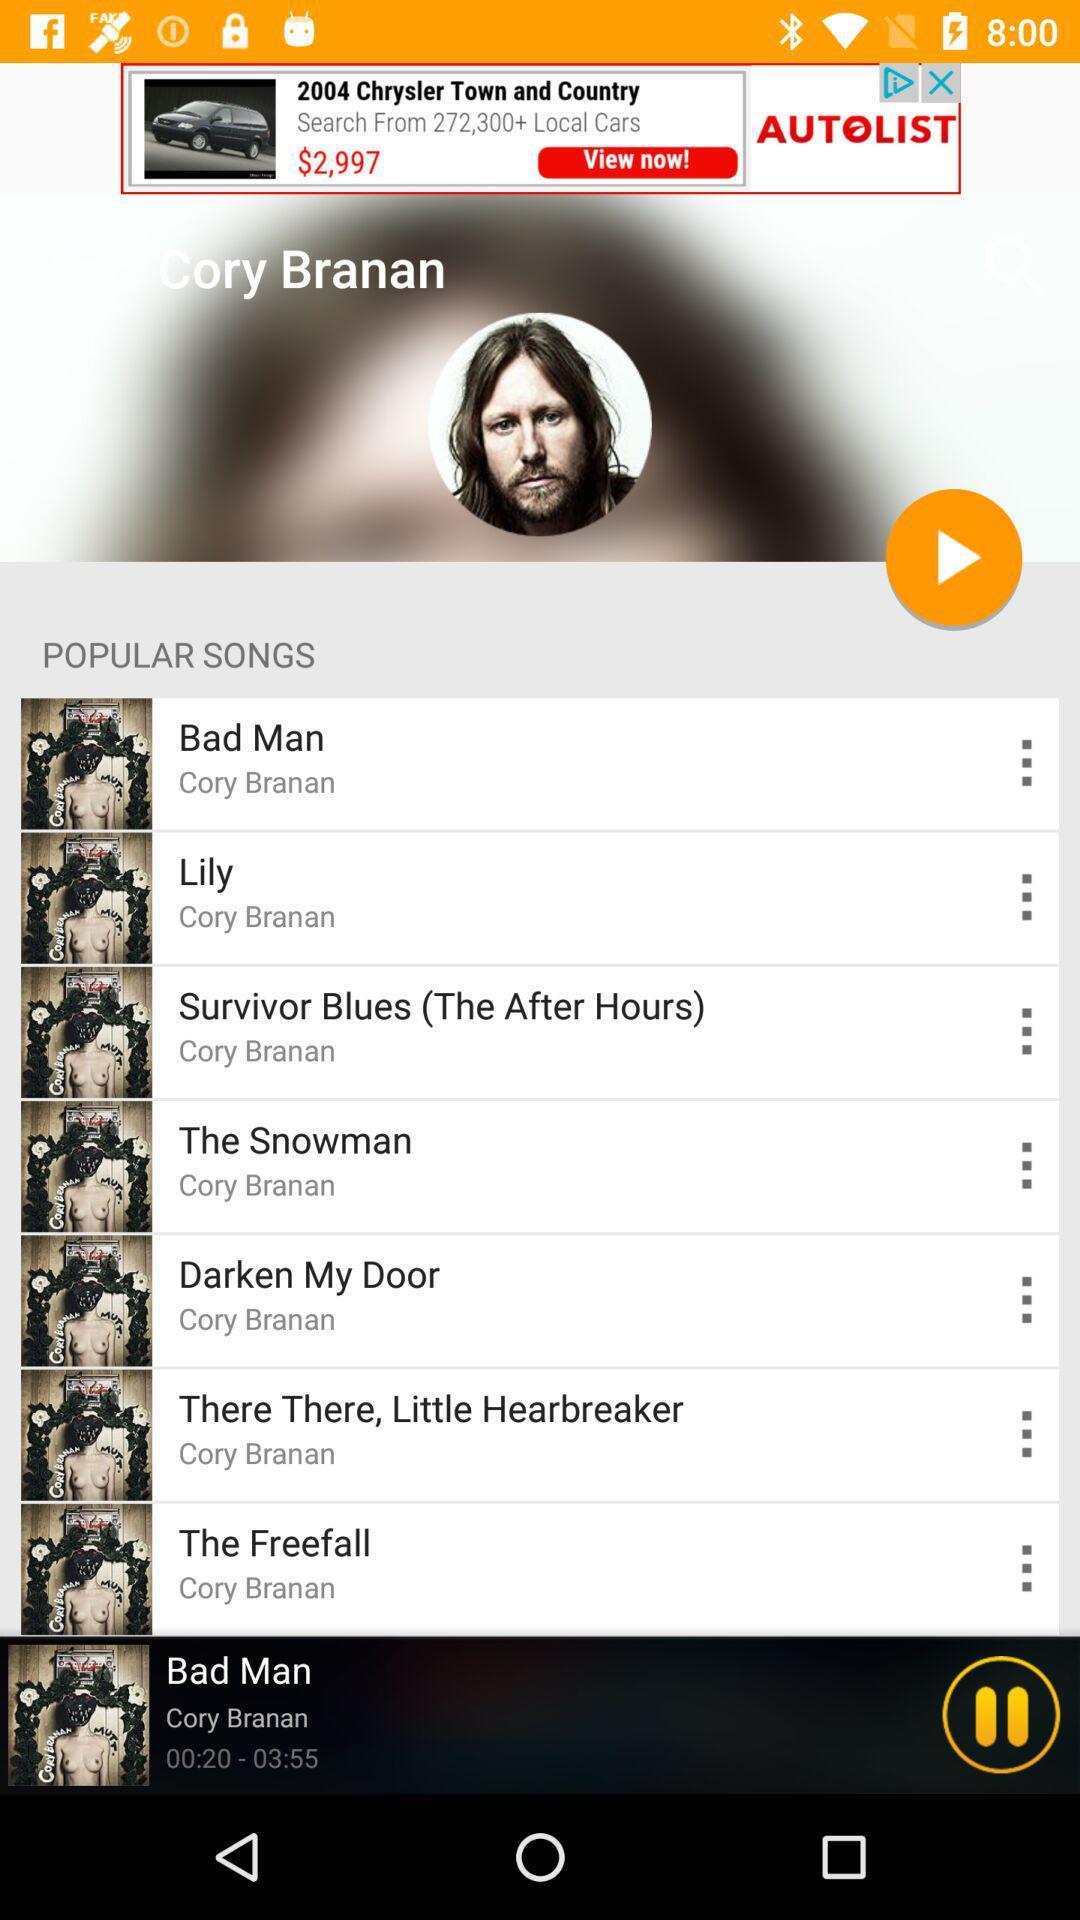 This screenshot has height=1920, width=1080. What do you see at coordinates (1001, 1714) in the screenshot?
I see `the pause icon` at bounding box center [1001, 1714].